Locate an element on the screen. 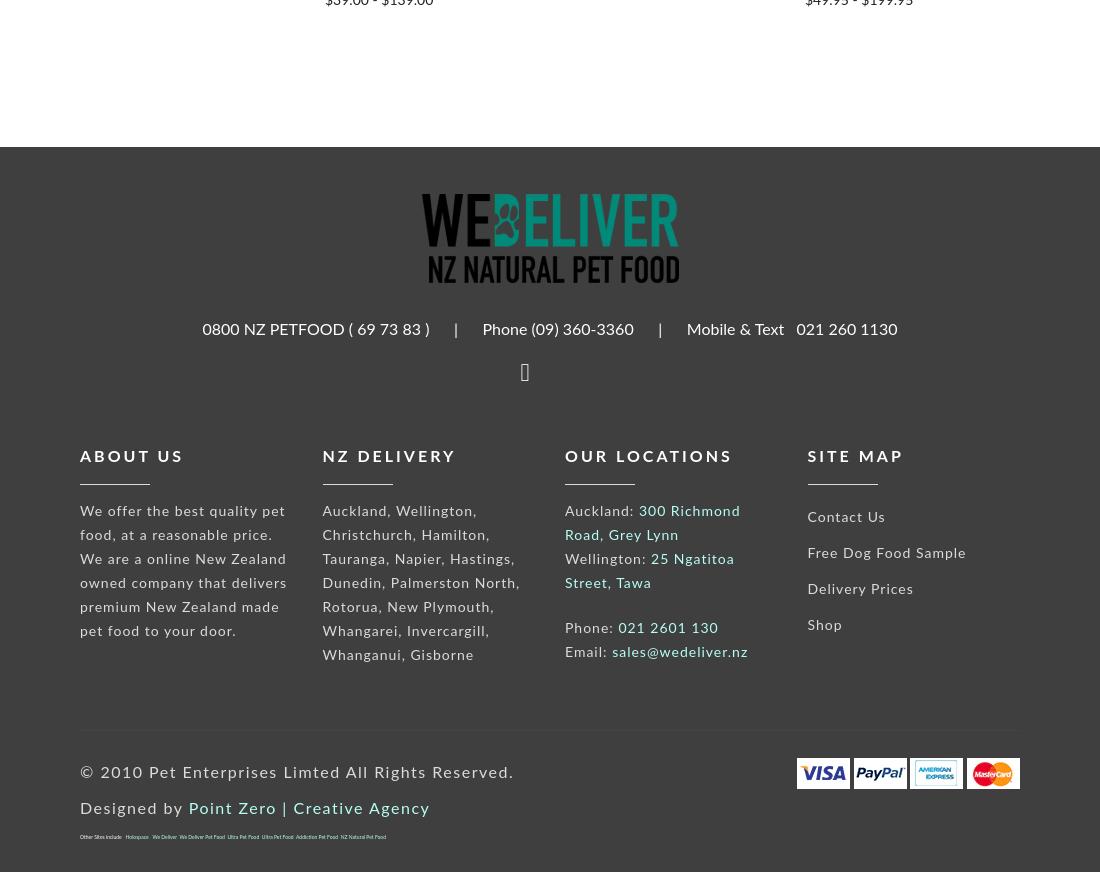 Image resolution: width=1100 pixels, height=872 pixels. 'sales@wedeliver.nz' is located at coordinates (680, 653).